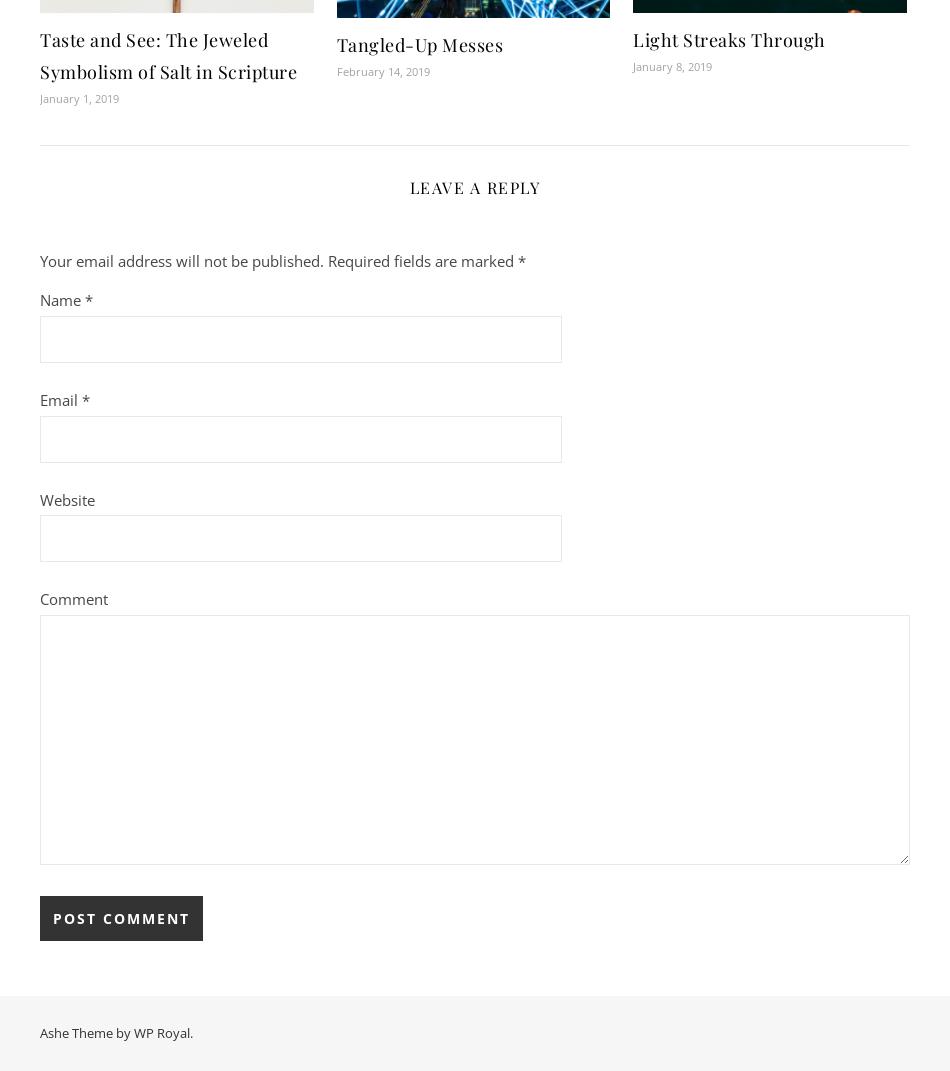 The height and width of the screenshot is (1071, 950). I want to click on 'Light Streaks Through', so click(728, 38).